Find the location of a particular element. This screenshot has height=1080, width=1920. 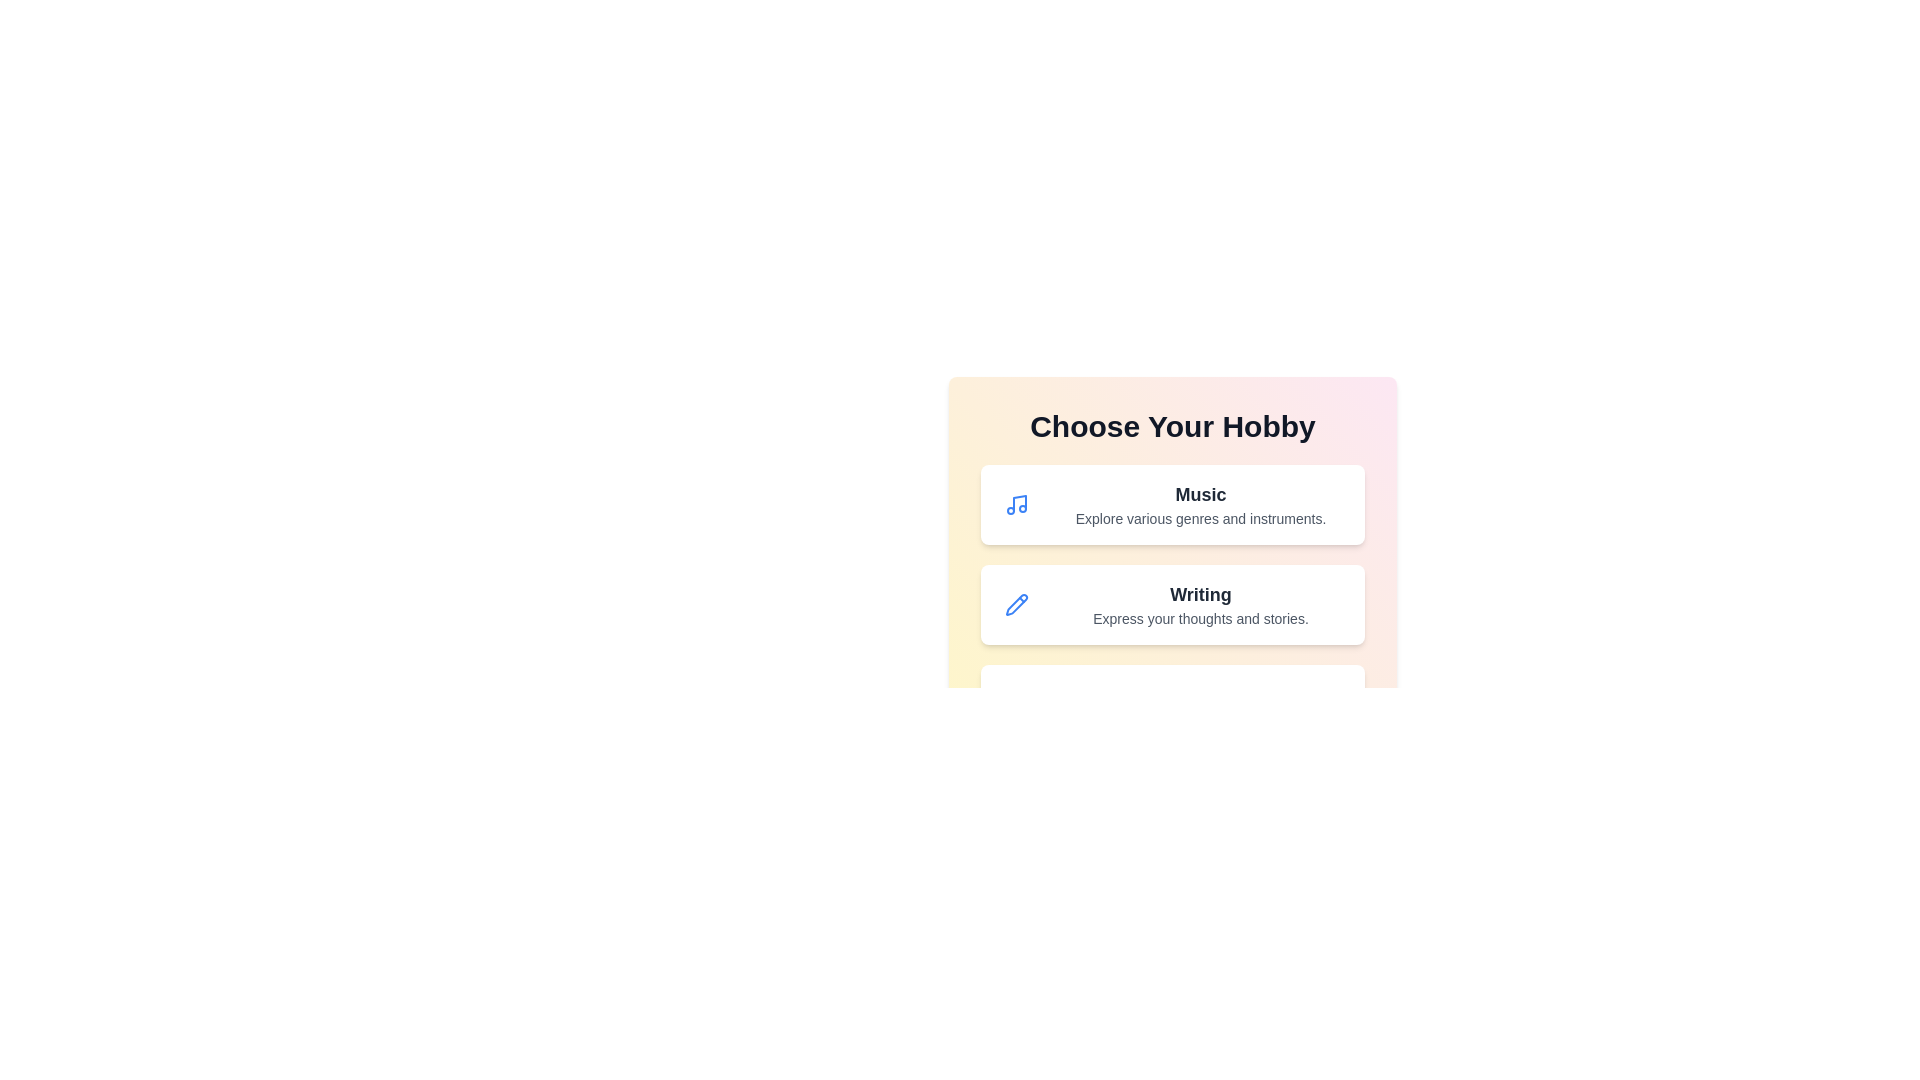

the hobby item Music to view its hover effect is located at coordinates (1172, 504).